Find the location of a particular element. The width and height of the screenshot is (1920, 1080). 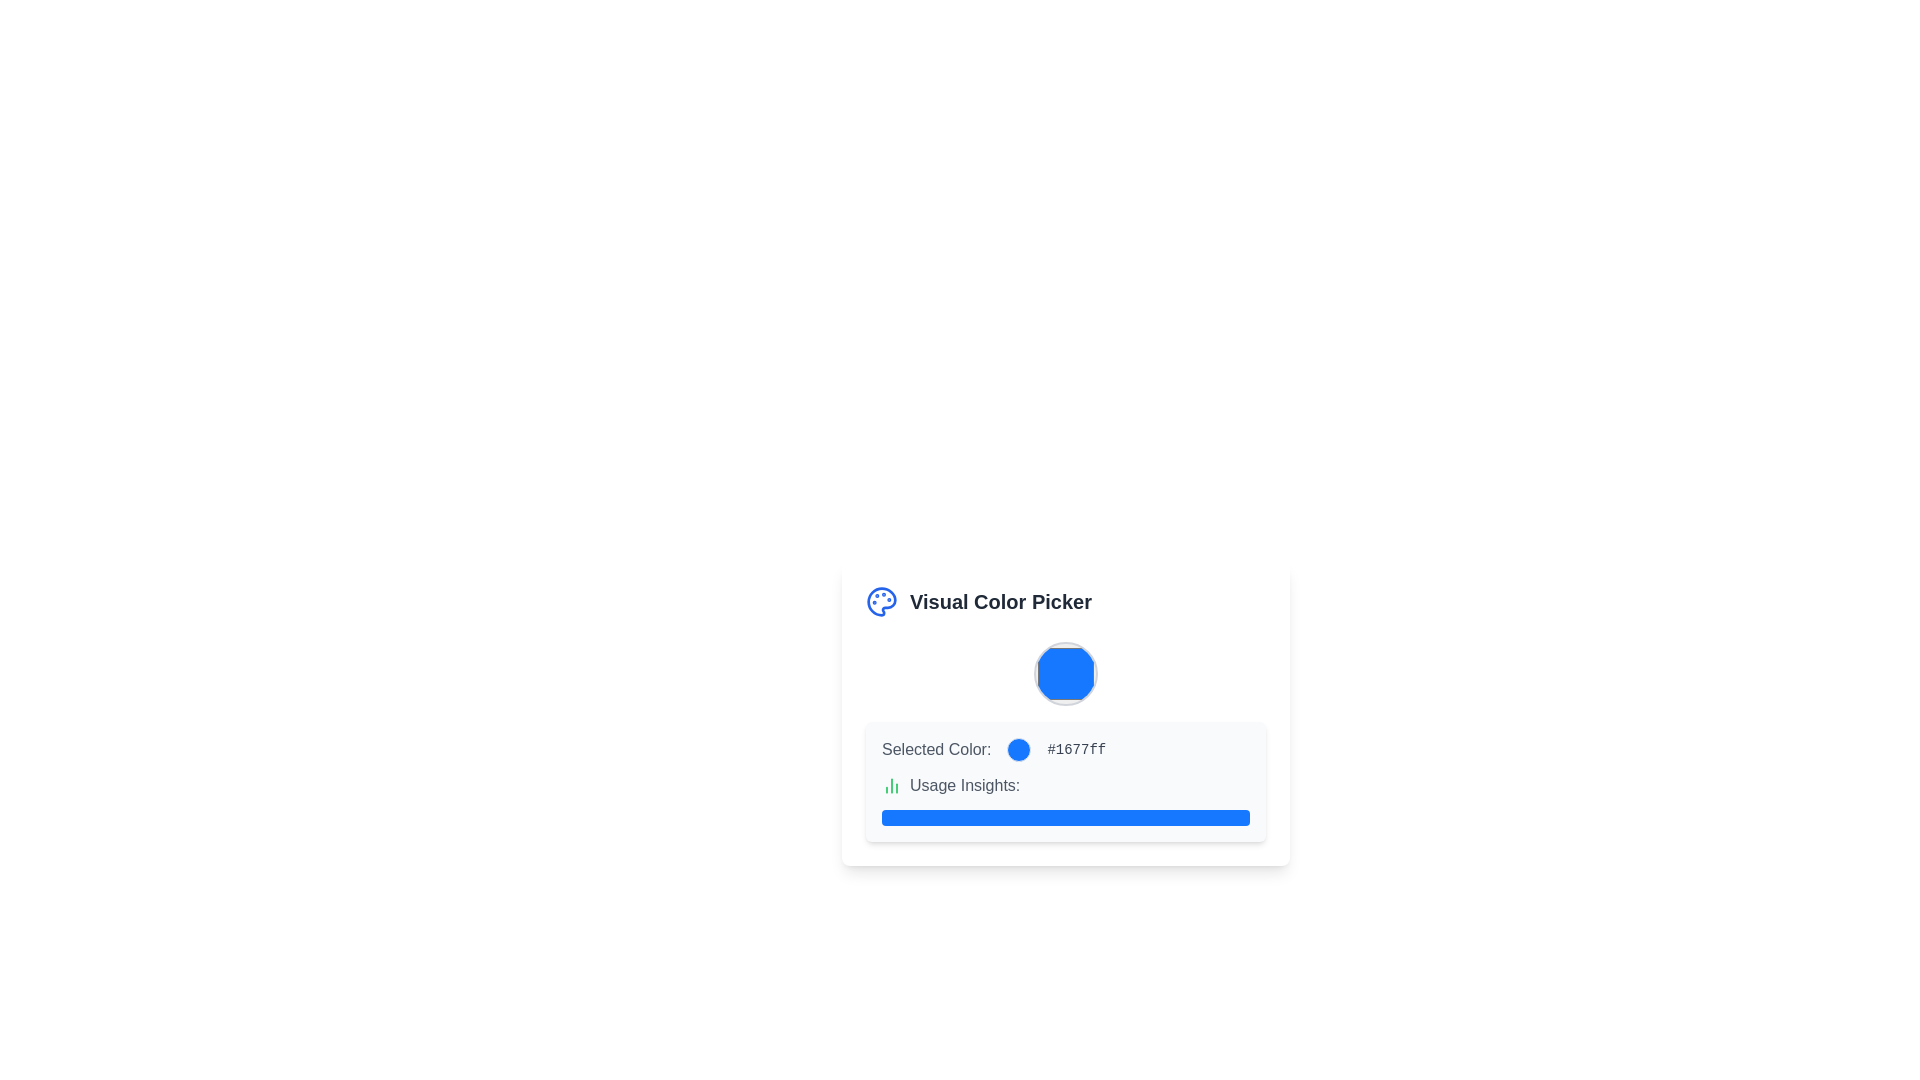

the informational display section that shows the selected color '#1677ff' and its properties, including the label 'Selected Color:' and the blue color swatch is located at coordinates (1064, 741).